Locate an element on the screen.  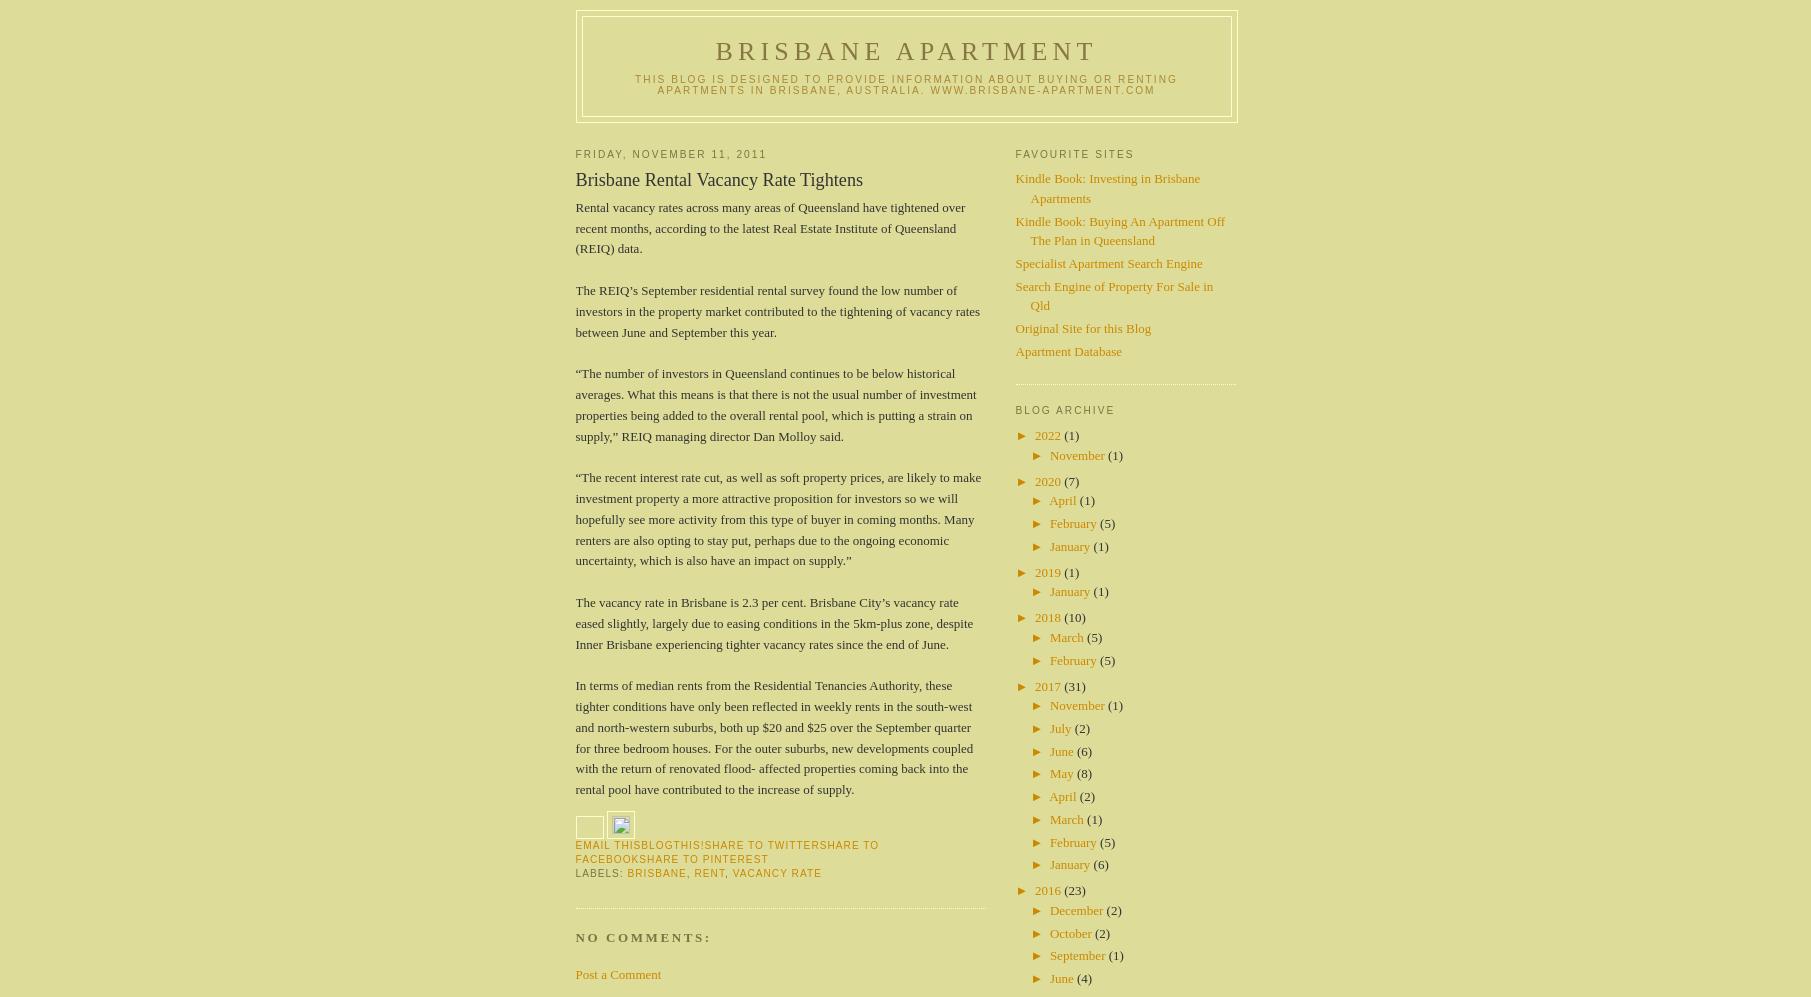
'October' is located at coordinates (1048, 932).